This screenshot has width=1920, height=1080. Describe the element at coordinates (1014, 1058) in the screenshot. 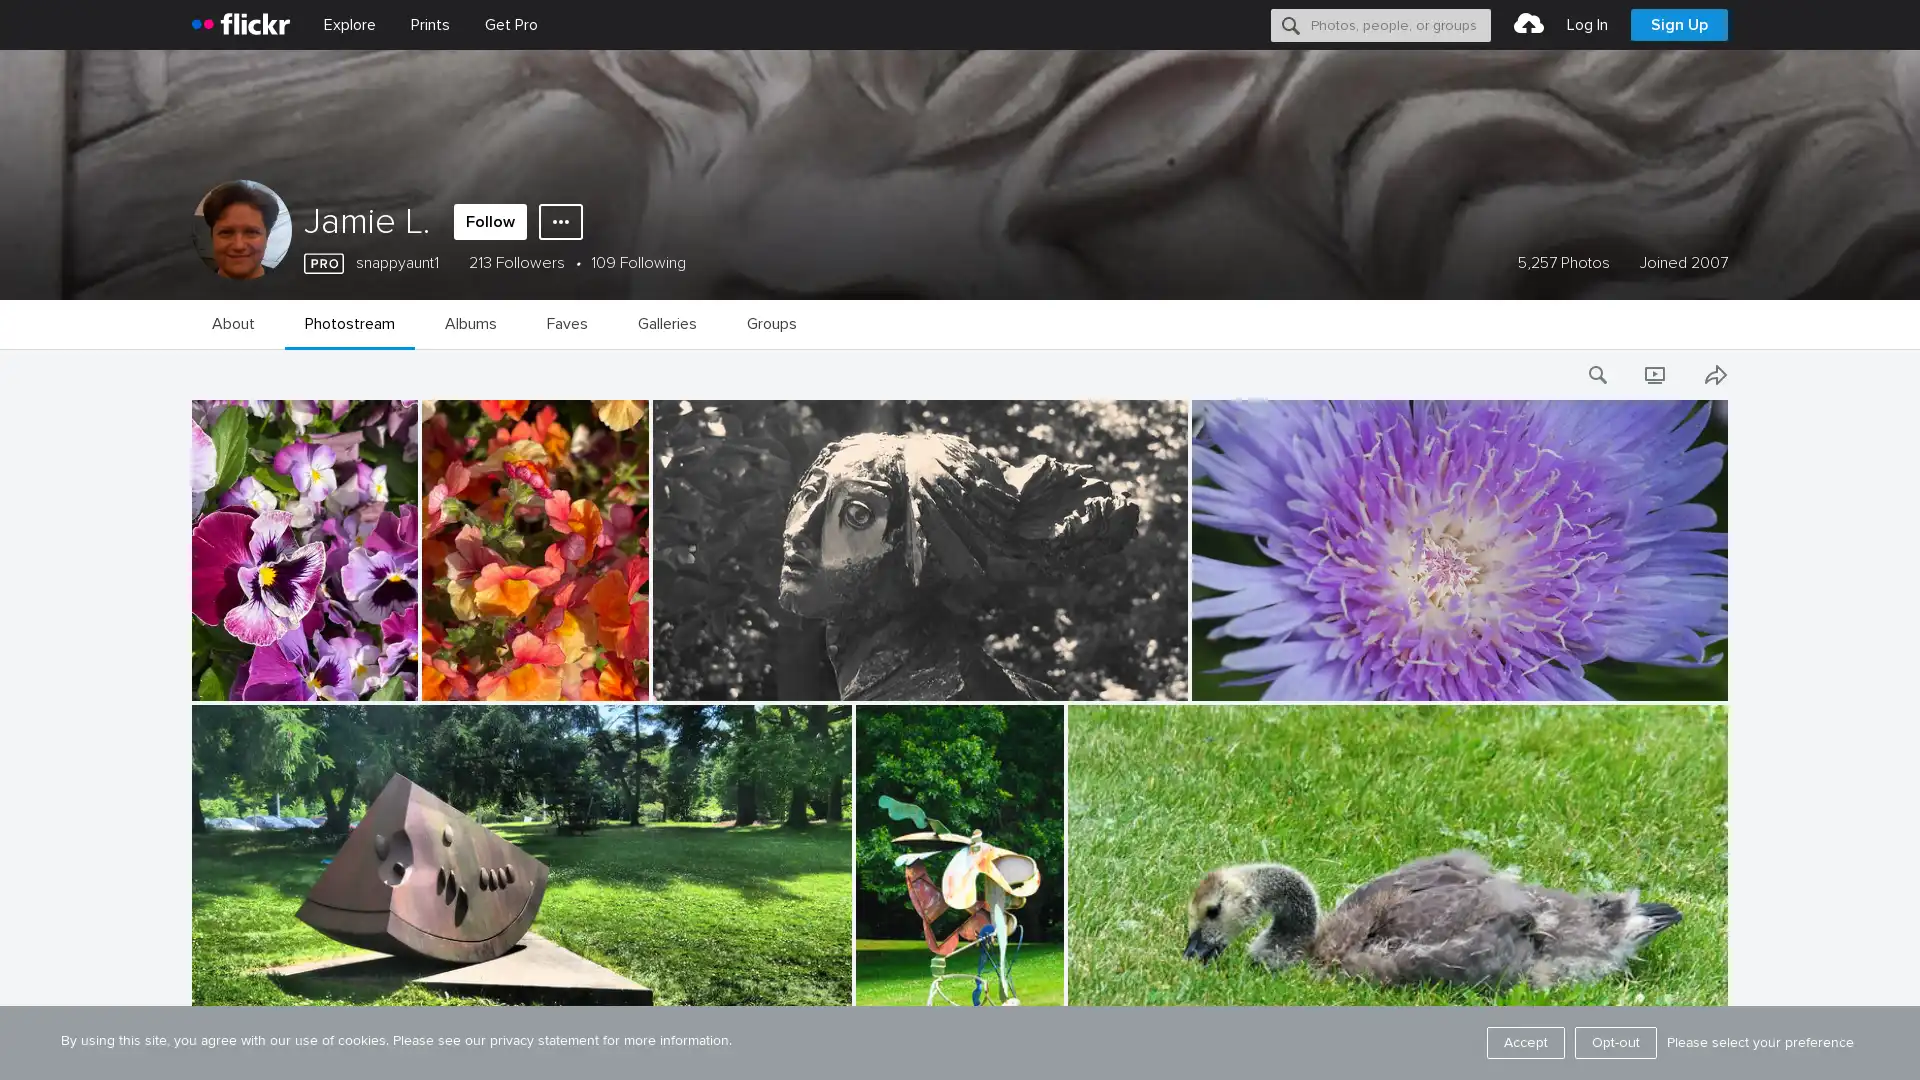

I see `Add to Favorites` at that location.